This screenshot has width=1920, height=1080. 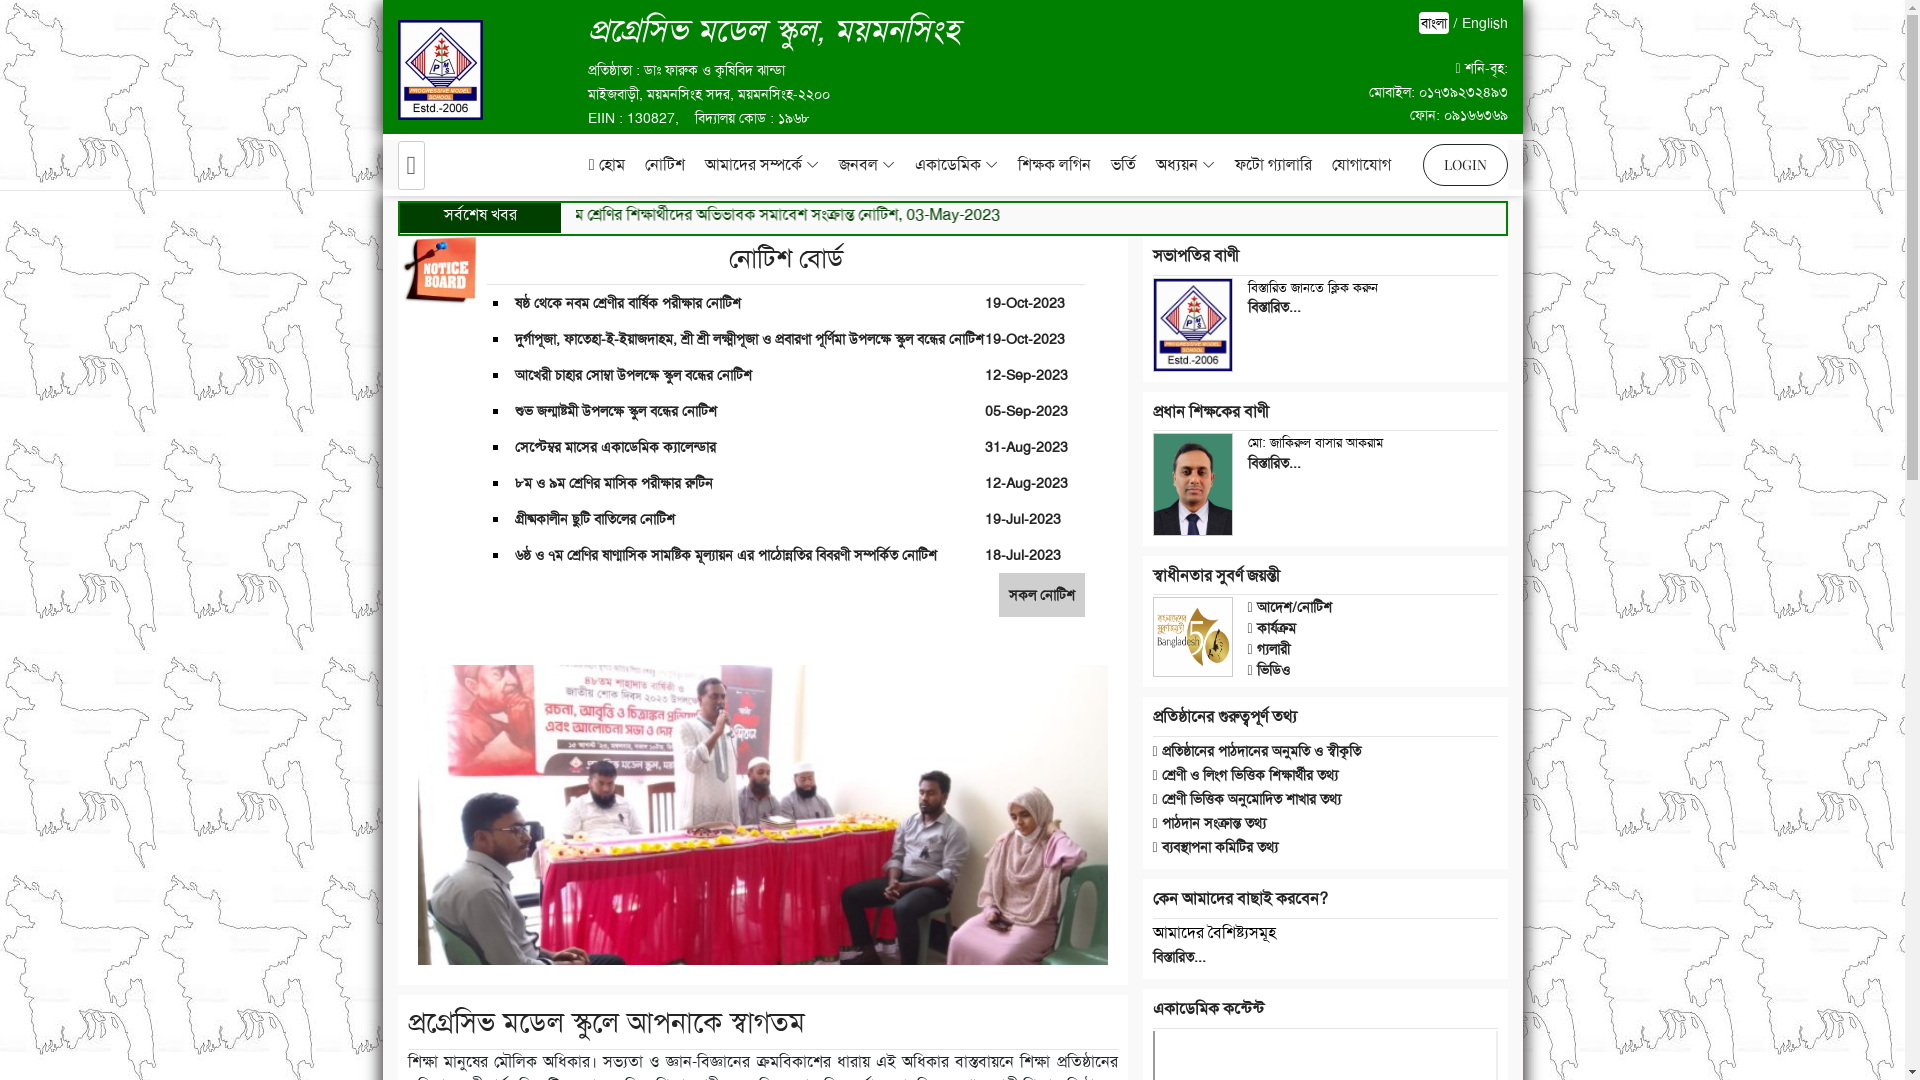 I want to click on 'LOGIN', so click(x=1464, y=164).